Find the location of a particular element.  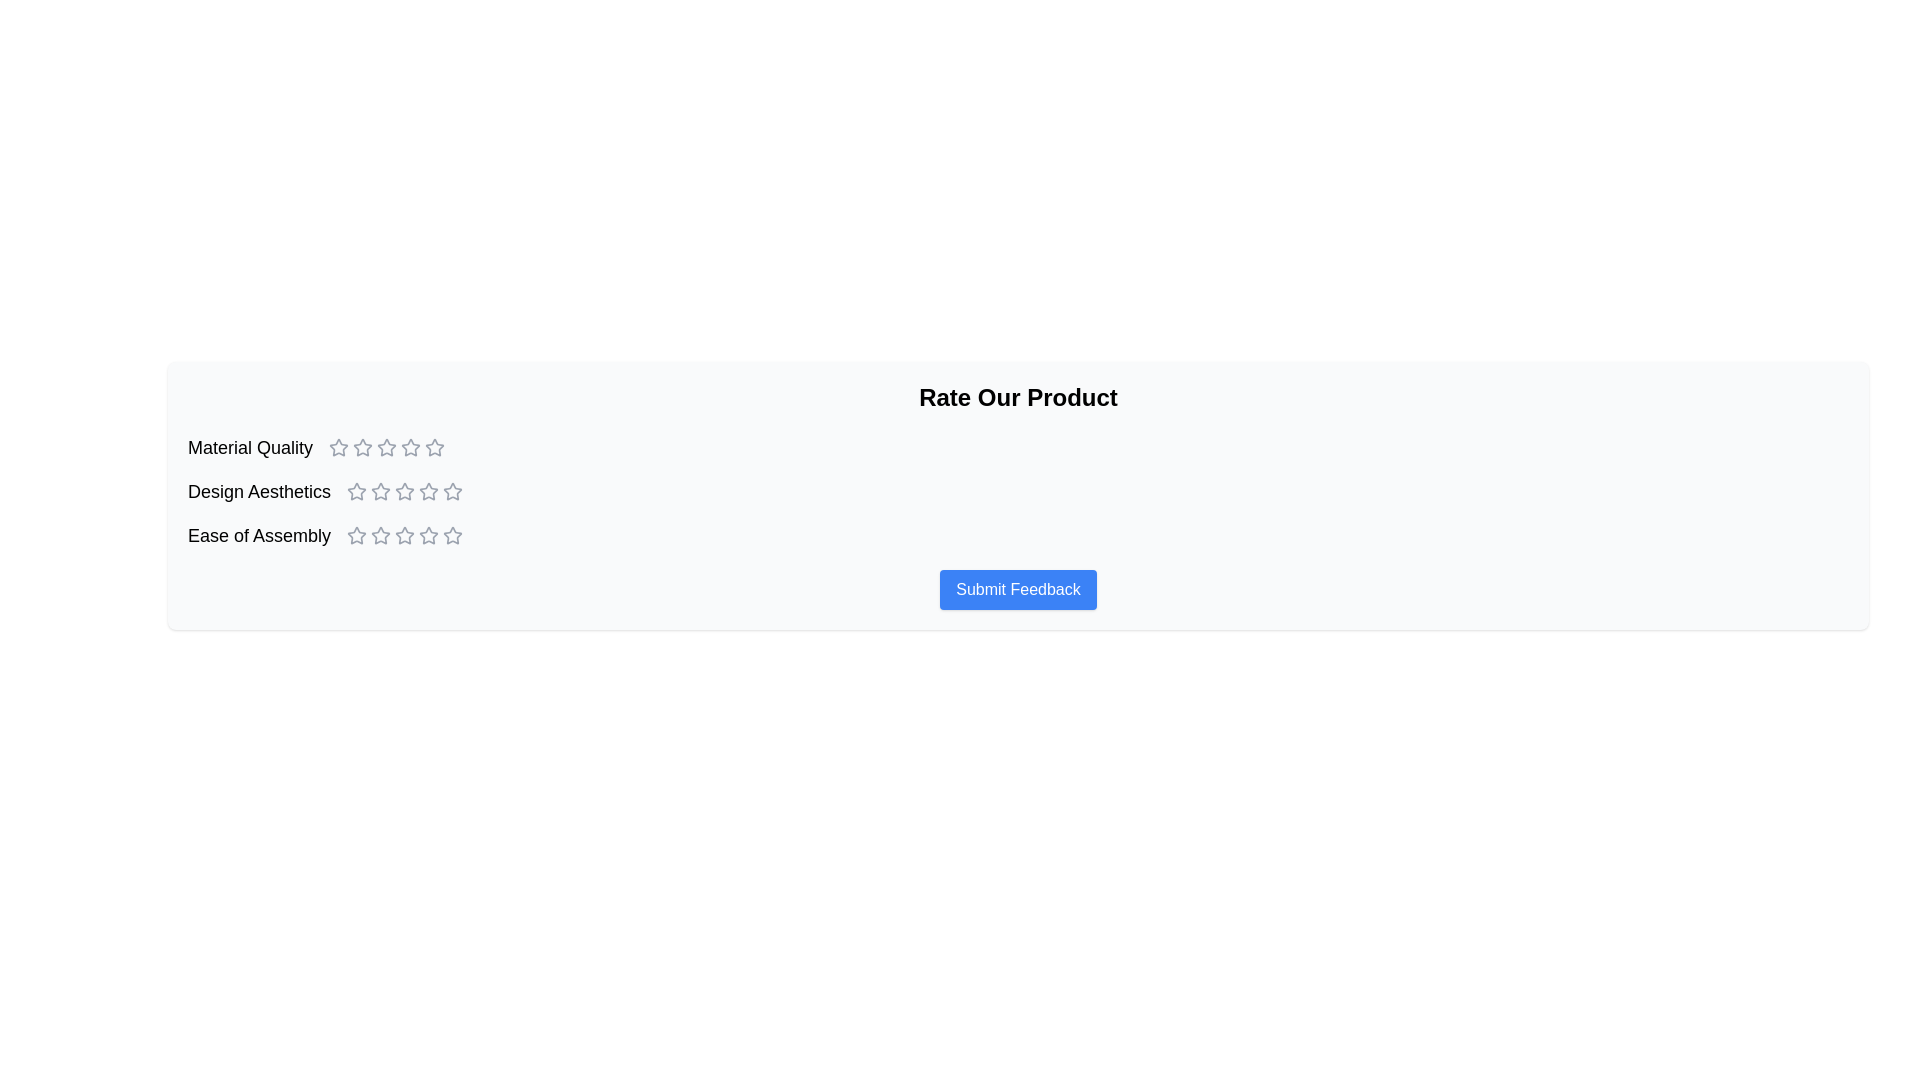

the fourth interactive rating star in the rating system under the 'Ease of Assembly' category is located at coordinates (452, 534).